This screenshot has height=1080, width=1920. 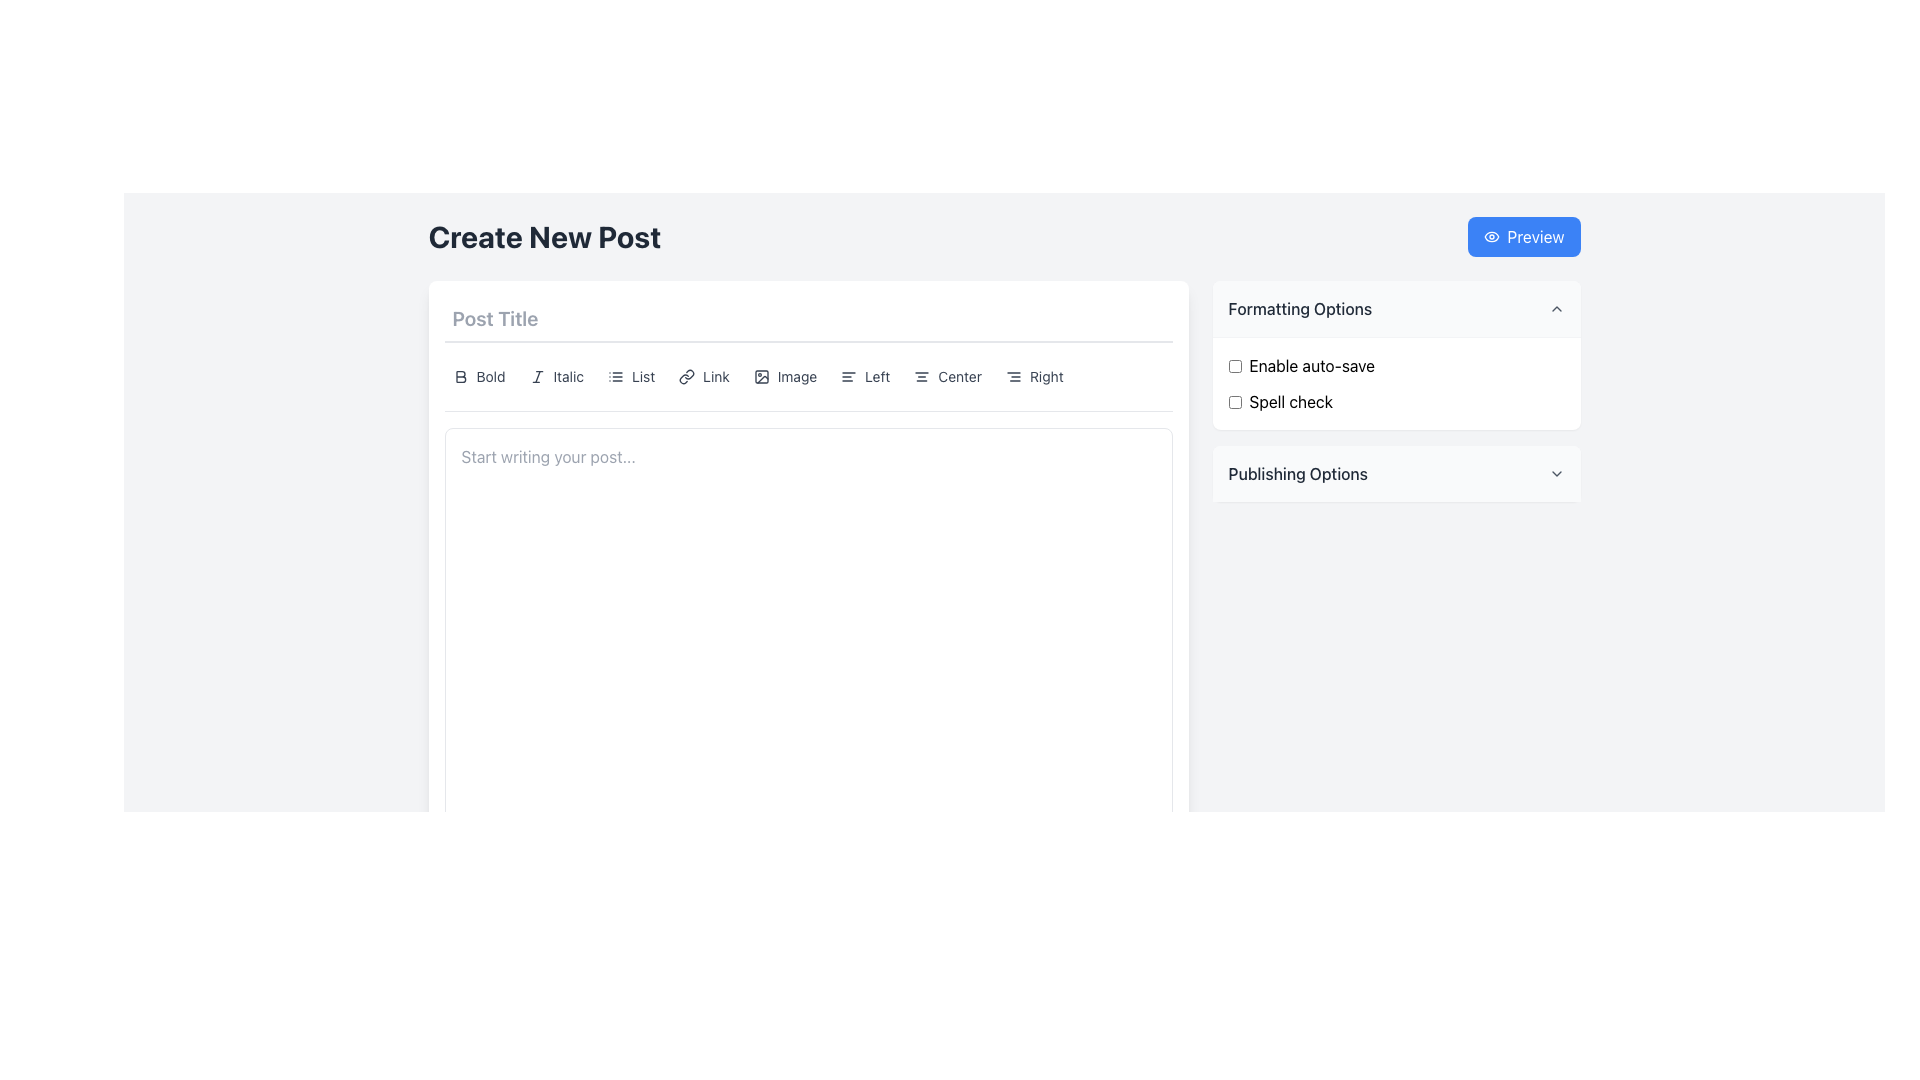 What do you see at coordinates (760, 377) in the screenshot?
I see `the small gray photo placeholder icon located in the horizontal toolbar beneath the 'Post Title' heading` at bounding box center [760, 377].